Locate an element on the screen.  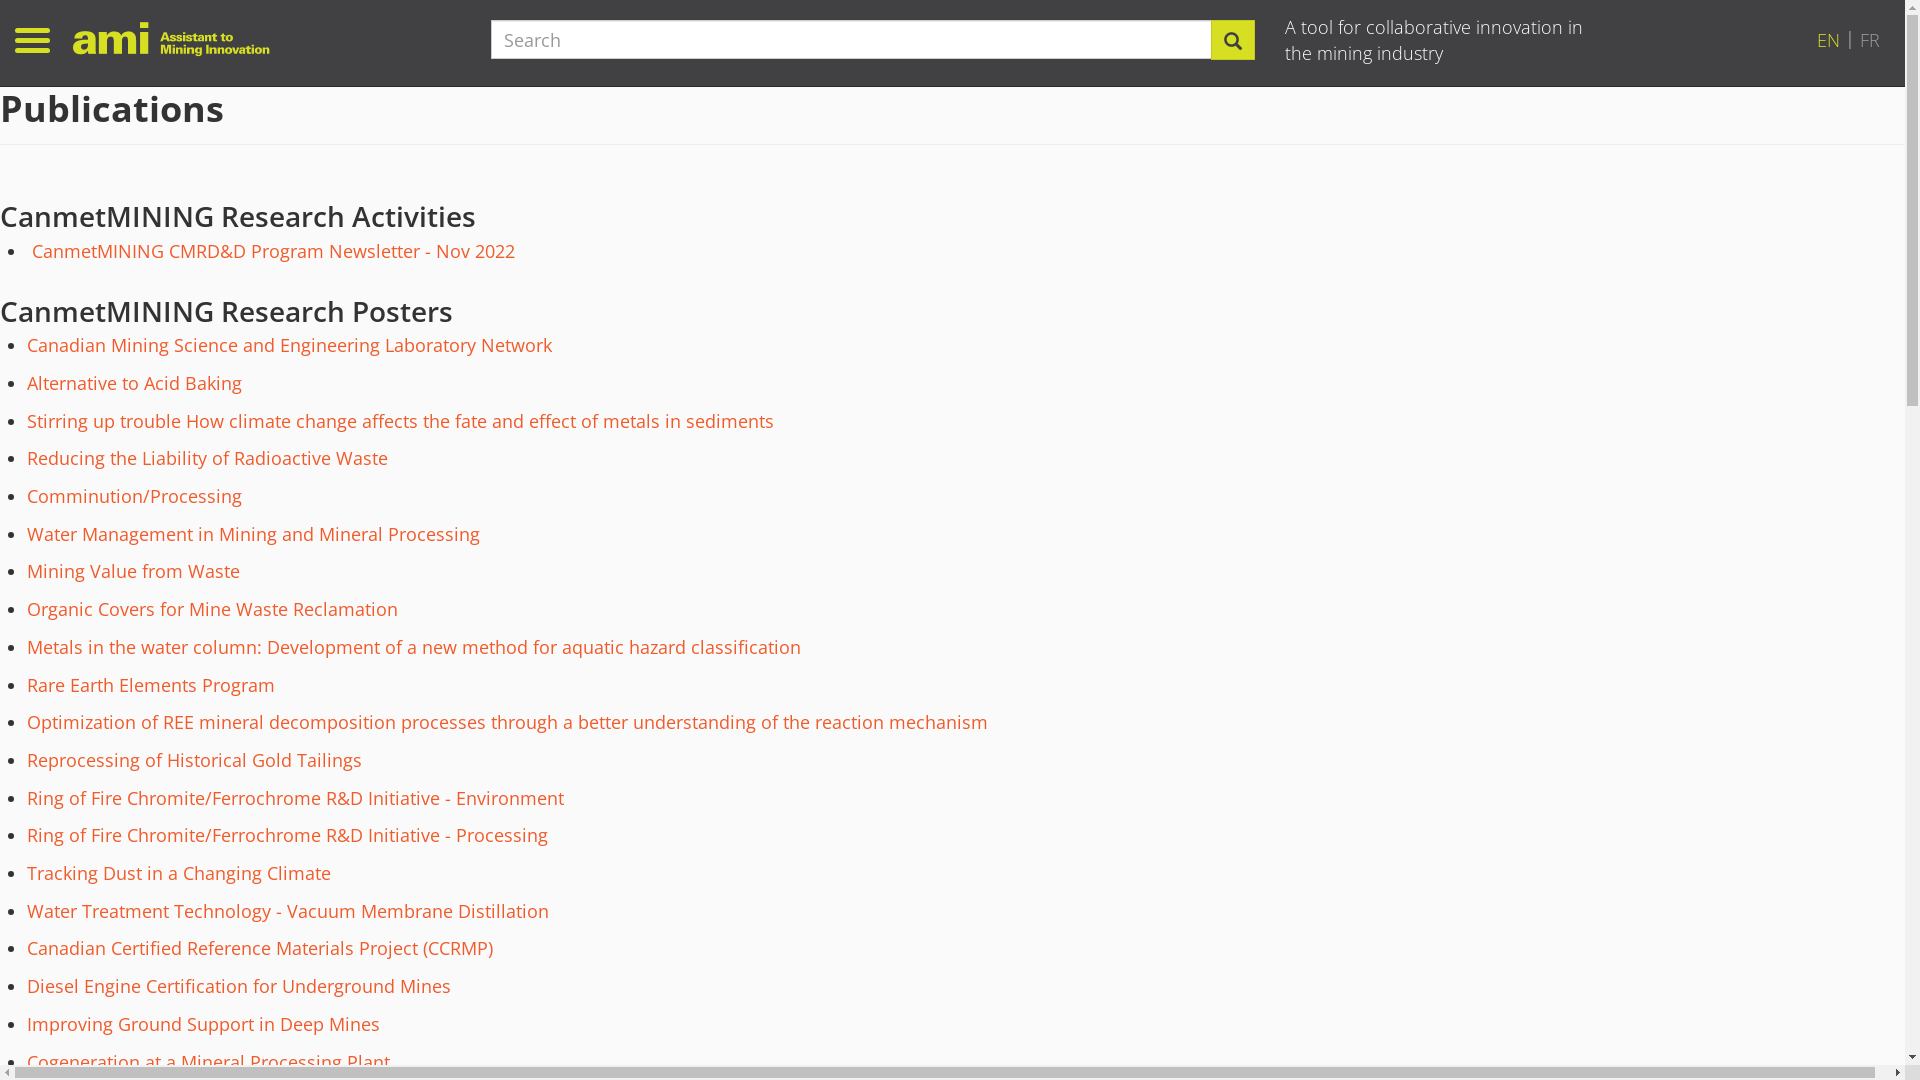
'Mining Value from Waste' is located at coordinates (132, 570).